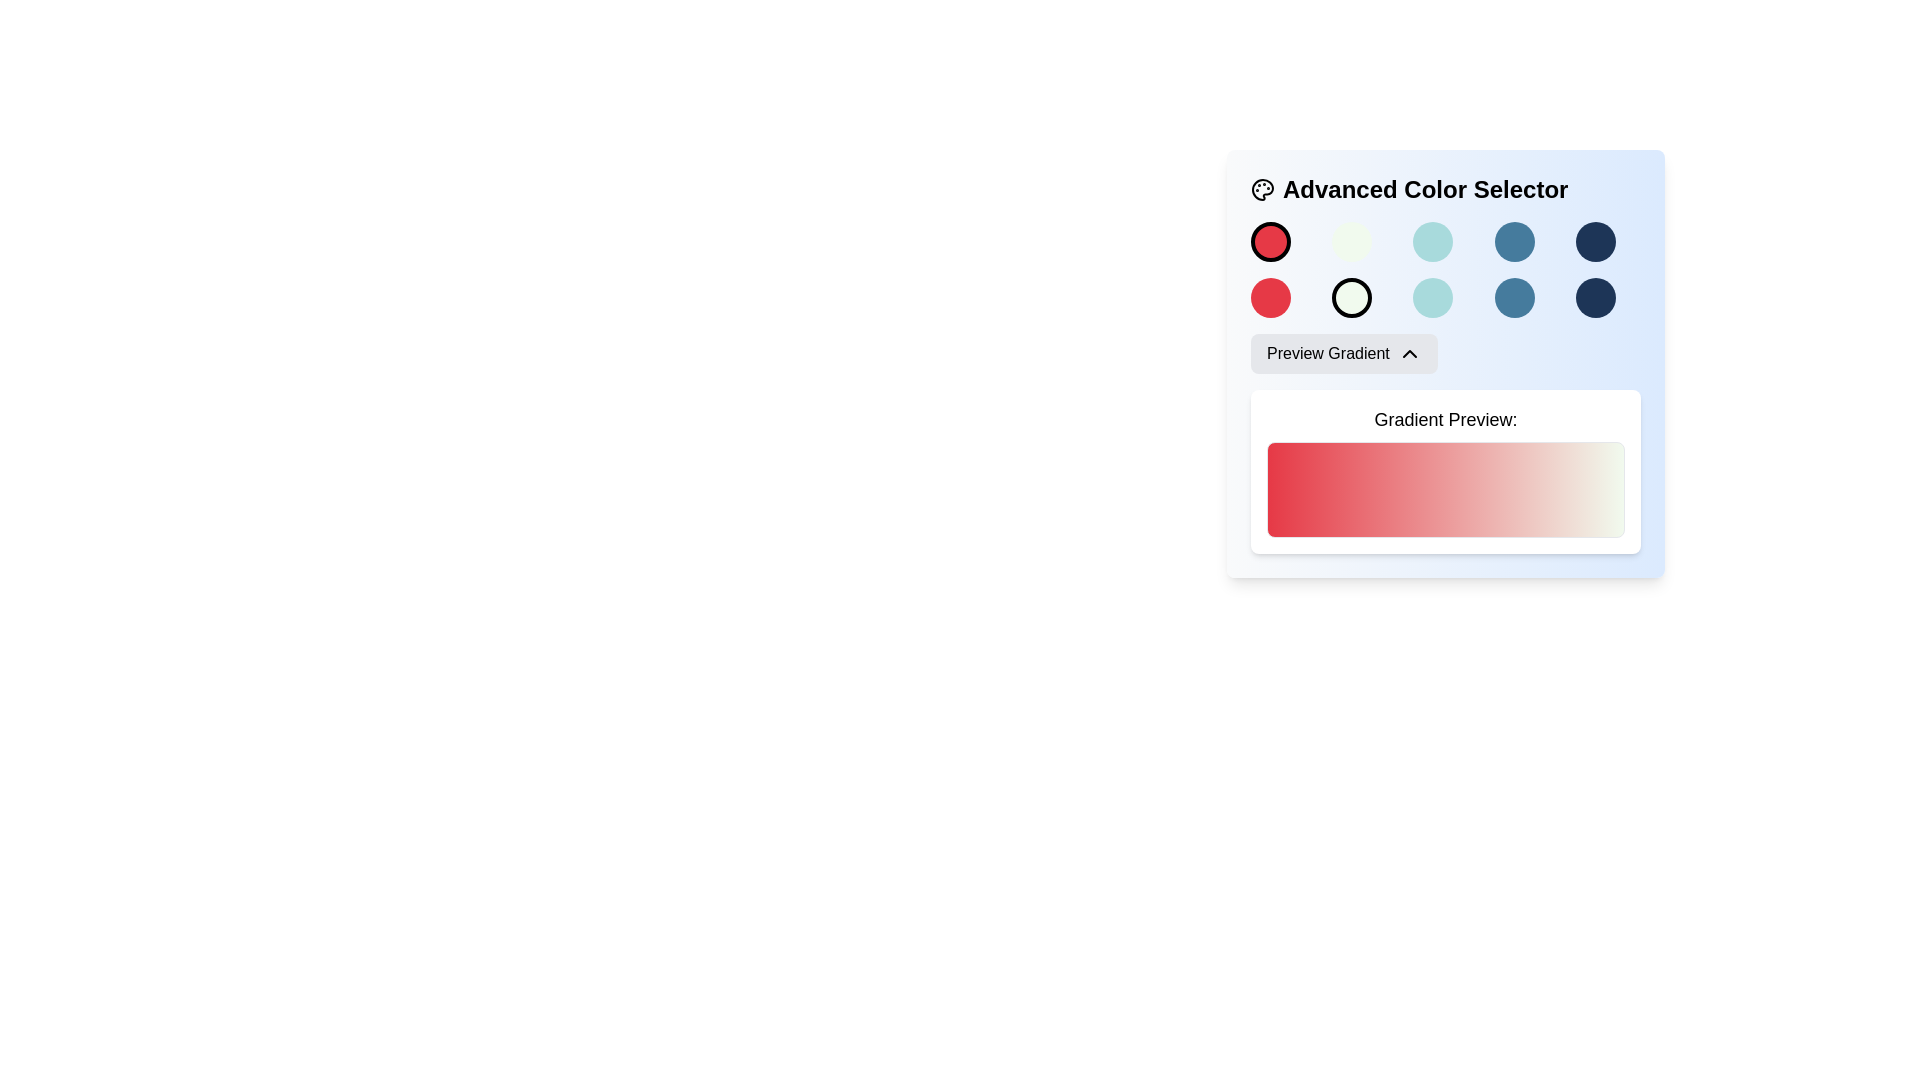 Image resolution: width=1920 pixels, height=1080 pixels. Describe the element at coordinates (1432, 297) in the screenshot. I see `the secondary color selection button` at that location.